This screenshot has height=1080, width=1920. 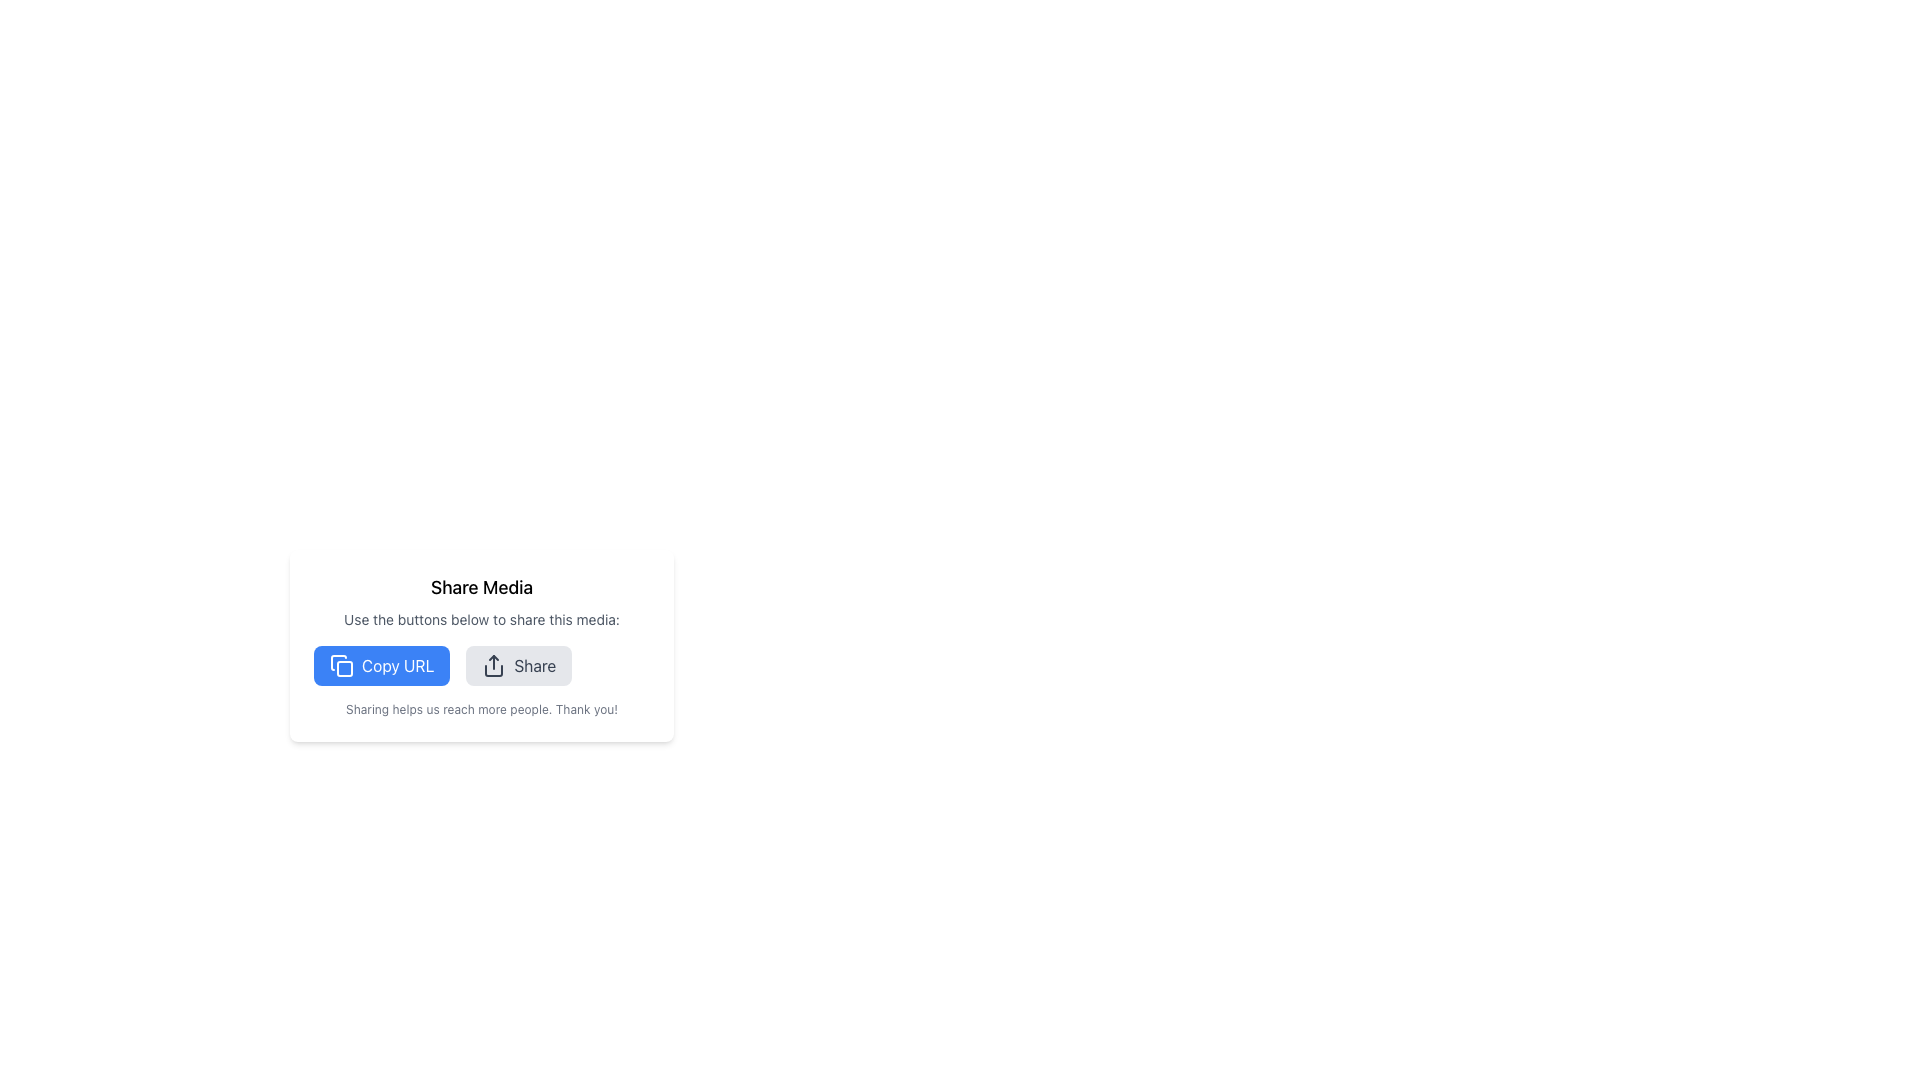 What do you see at coordinates (494, 666) in the screenshot?
I see `the share icon, which is an SVG representation of a share action, located near the center of the button labeled 'Share' in the toolbar, to initiate the share action` at bounding box center [494, 666].